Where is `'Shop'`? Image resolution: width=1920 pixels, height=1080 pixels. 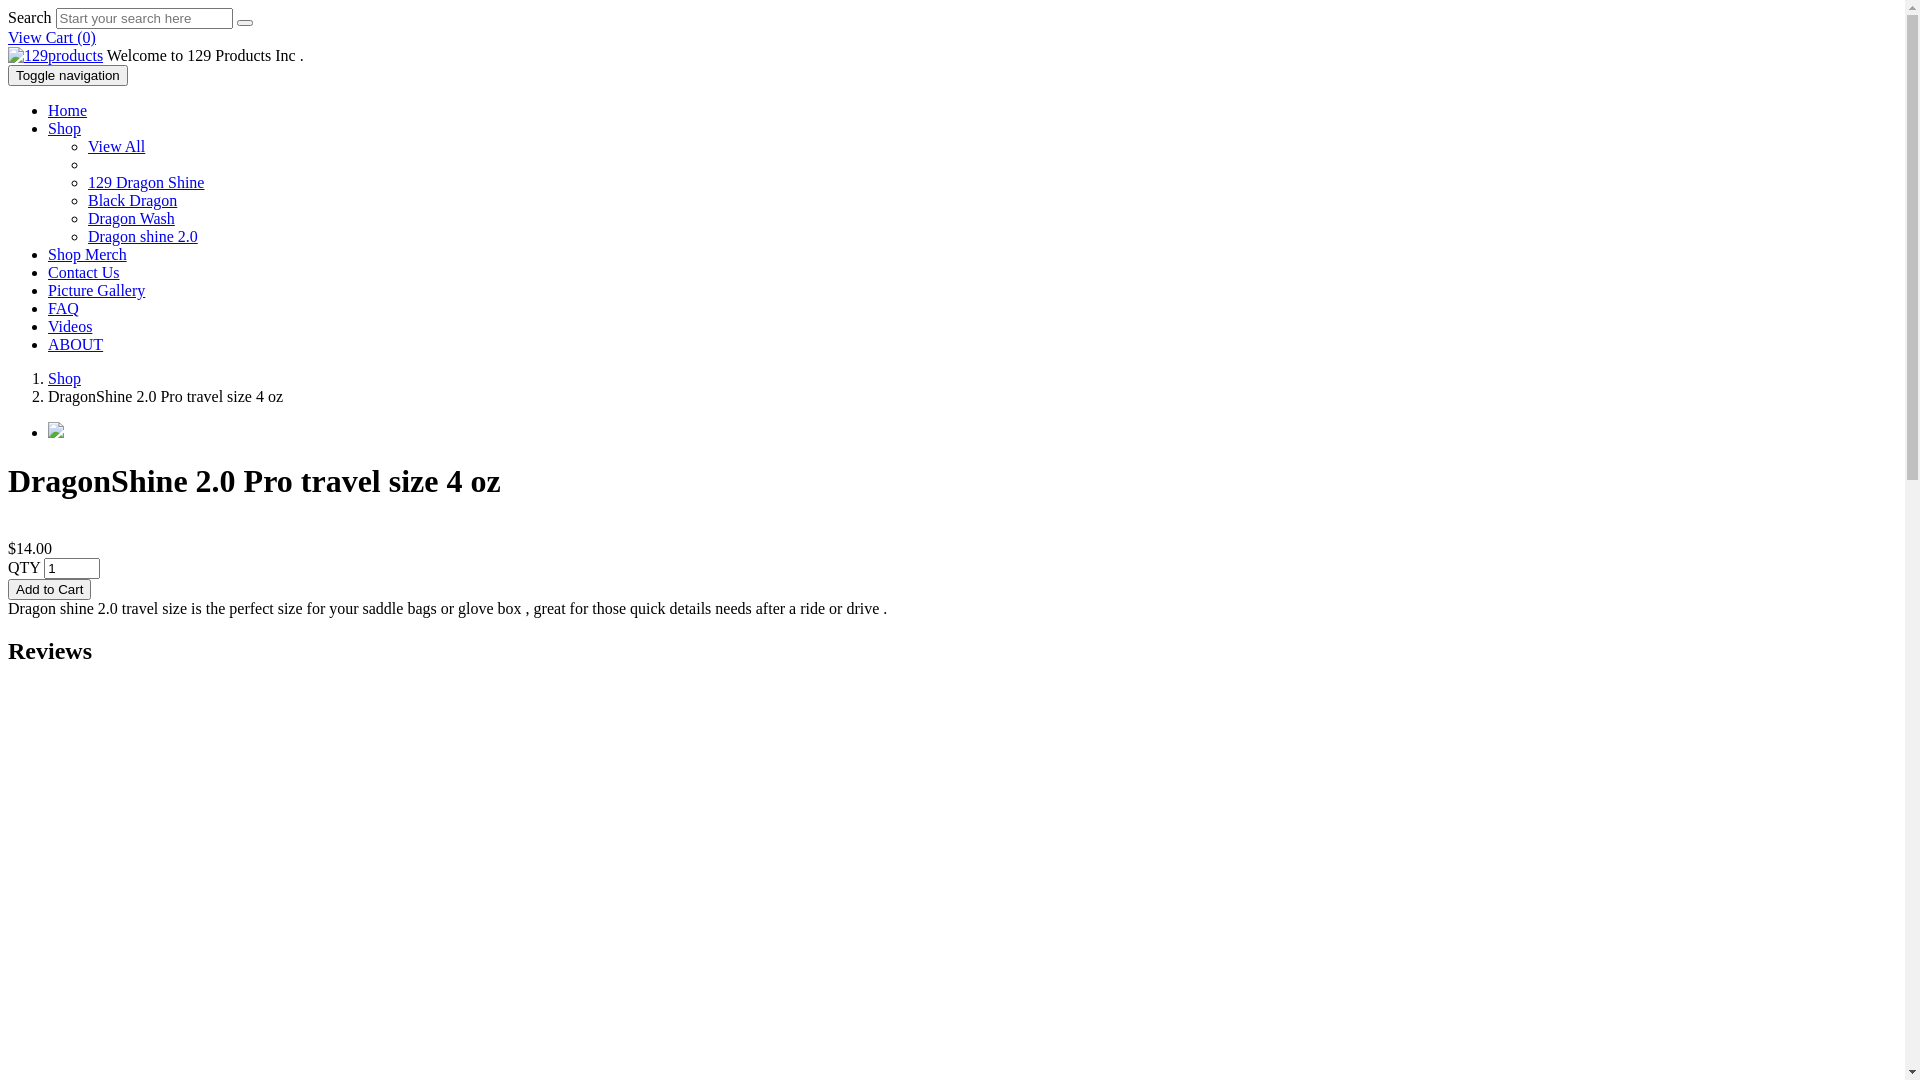 'Shop' is located at coordinates (64, 378).